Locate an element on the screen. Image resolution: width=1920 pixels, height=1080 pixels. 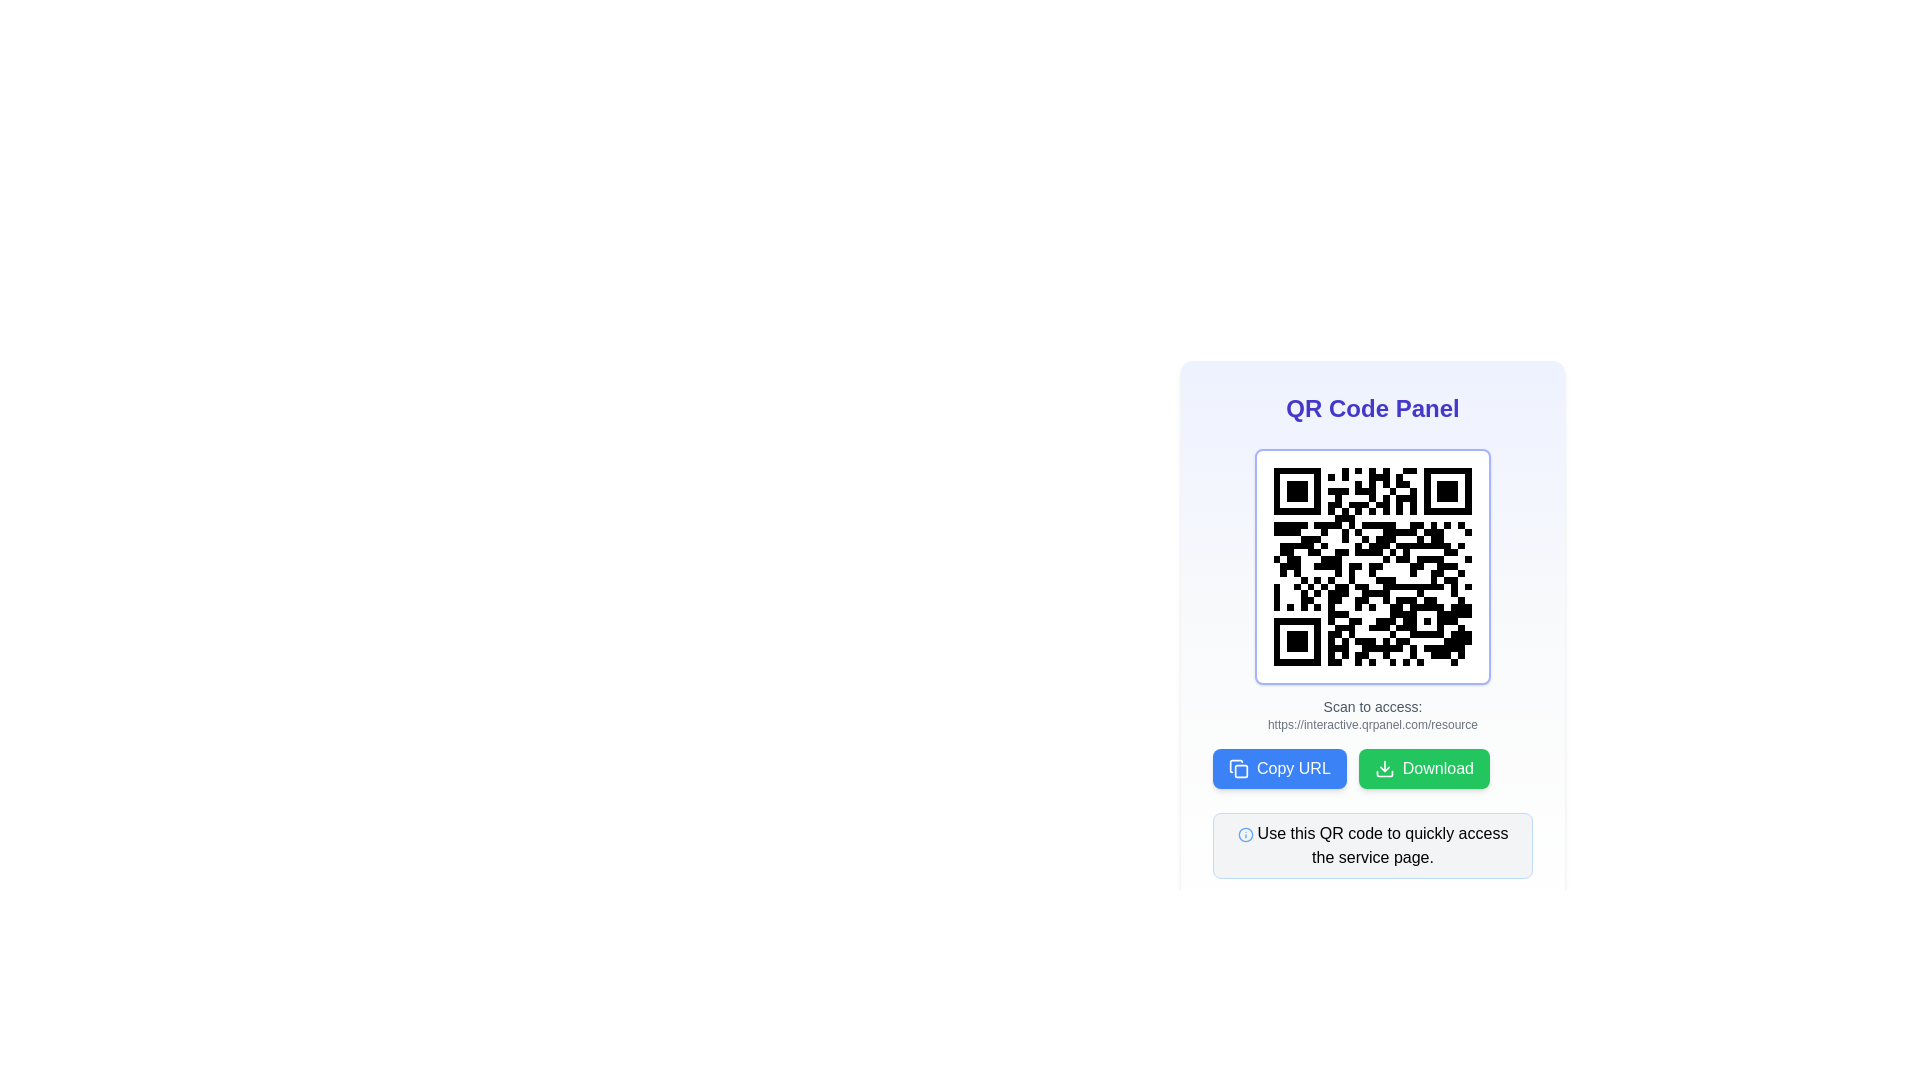
the information indicator icon located to the left of the text 'Use this QR code to quickly access the service page' within the notification area at the bottom of the panel is located at coordinates (1244, 834).